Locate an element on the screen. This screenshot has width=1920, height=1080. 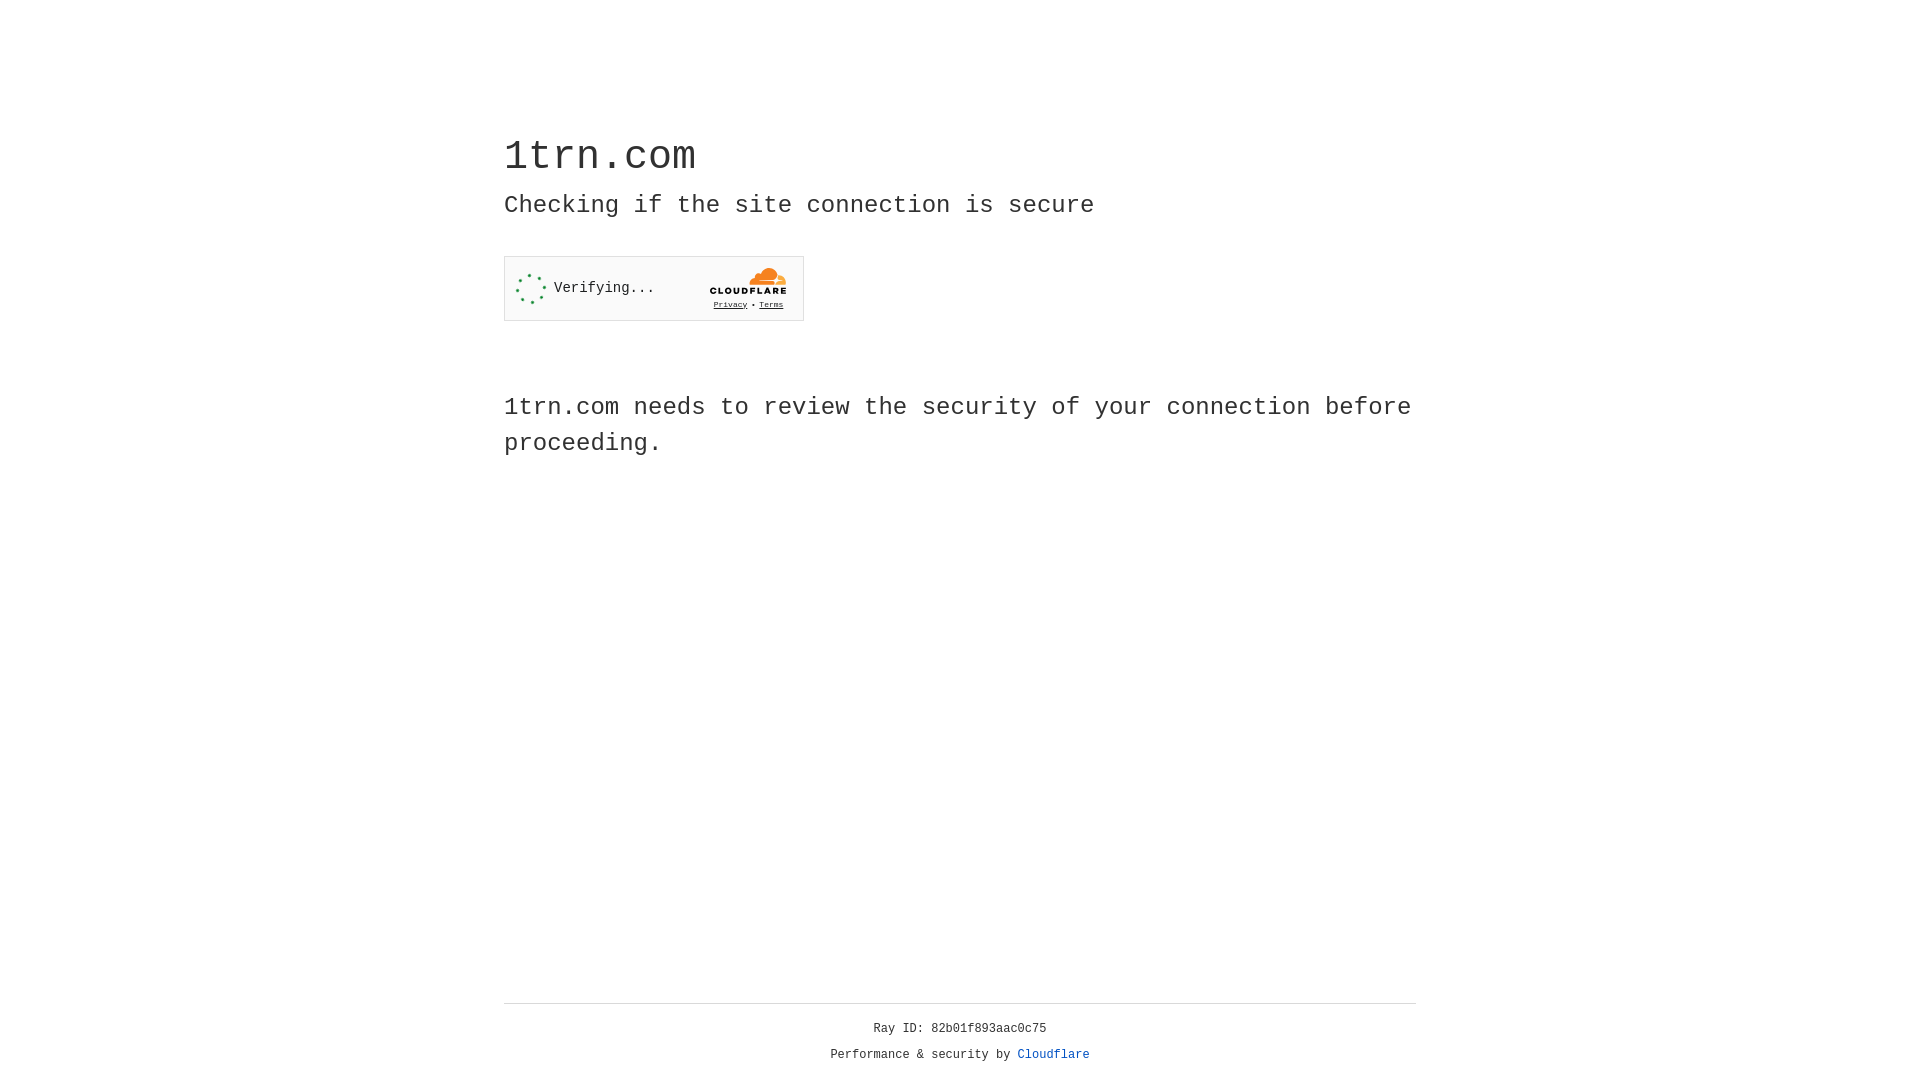
'Widget containing a Cloudflare security challenge' is located at coordinates (653, 288).